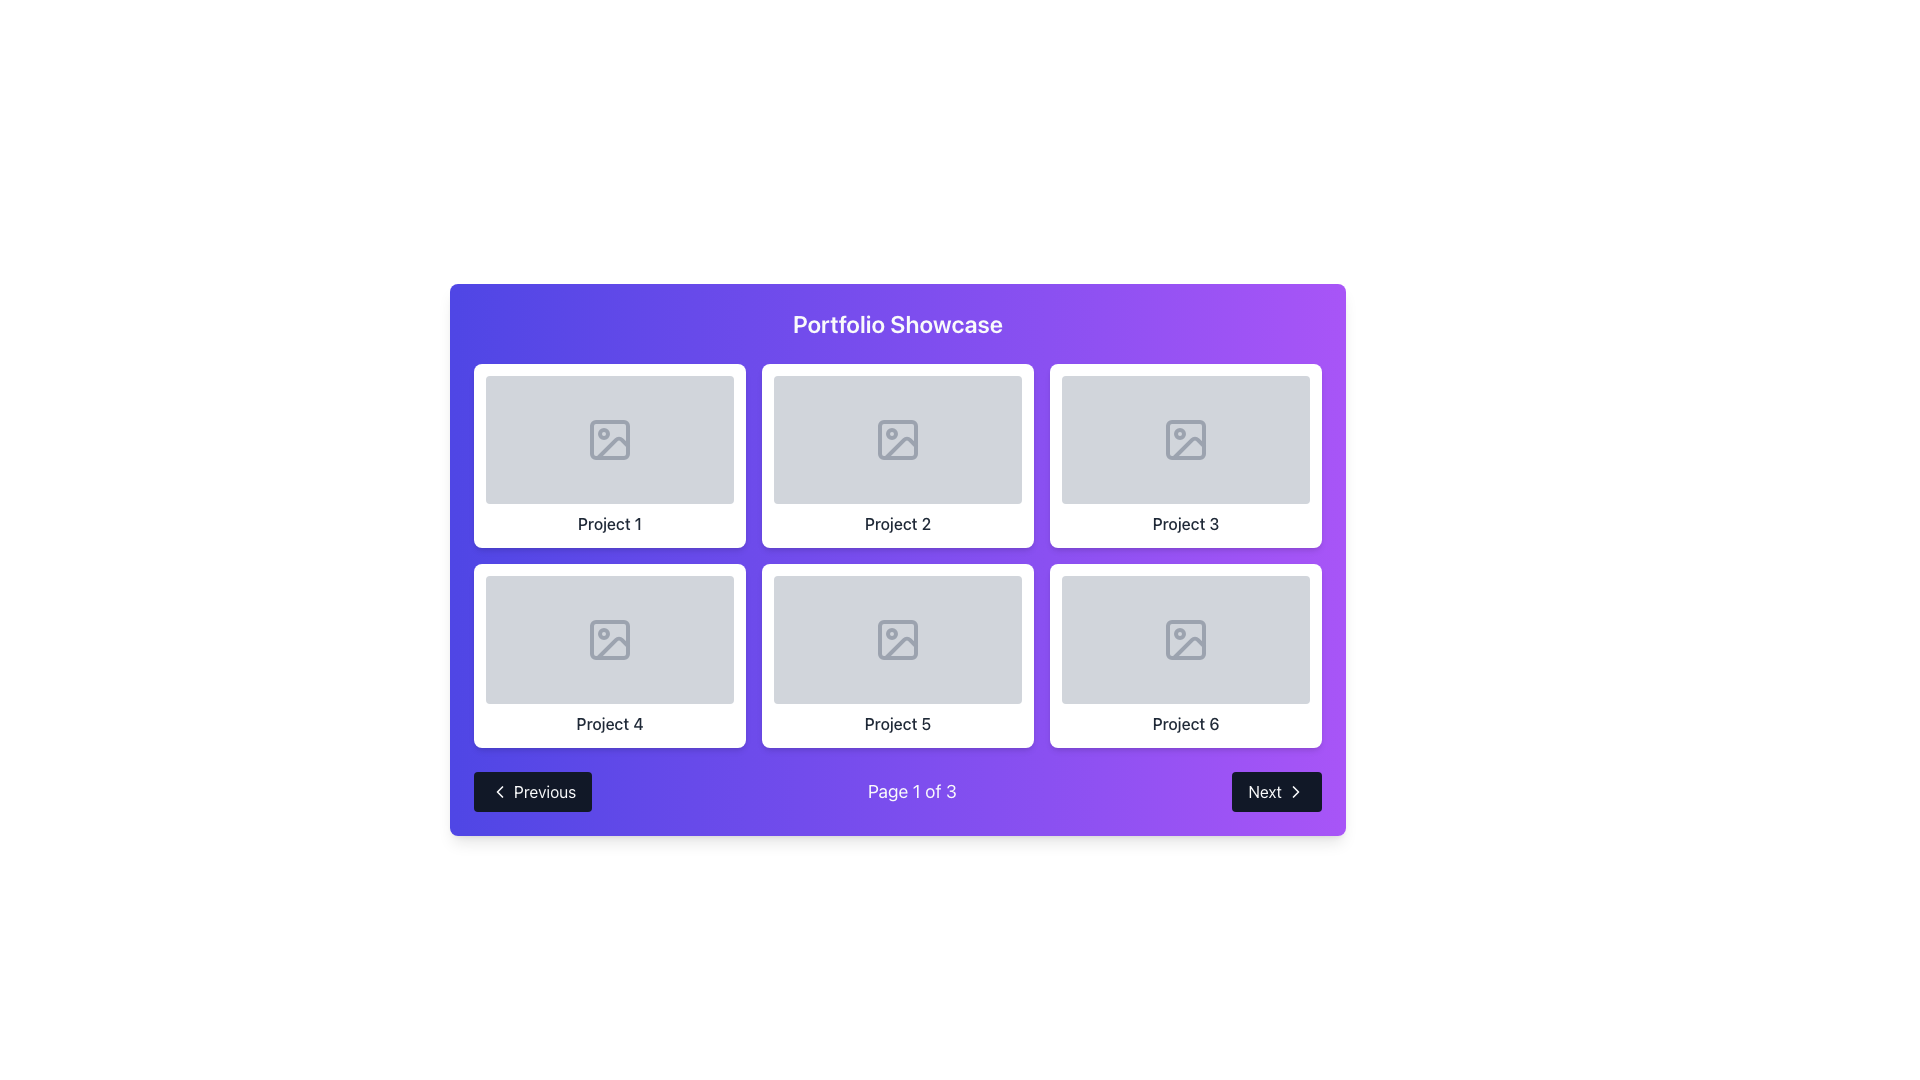  What do you see at coordinates (545, 790) in the screenshot?
I see `the 'Previous' text label within the navigation button located at the bottom-left corner of the interface` at bounding box center [545, 790].